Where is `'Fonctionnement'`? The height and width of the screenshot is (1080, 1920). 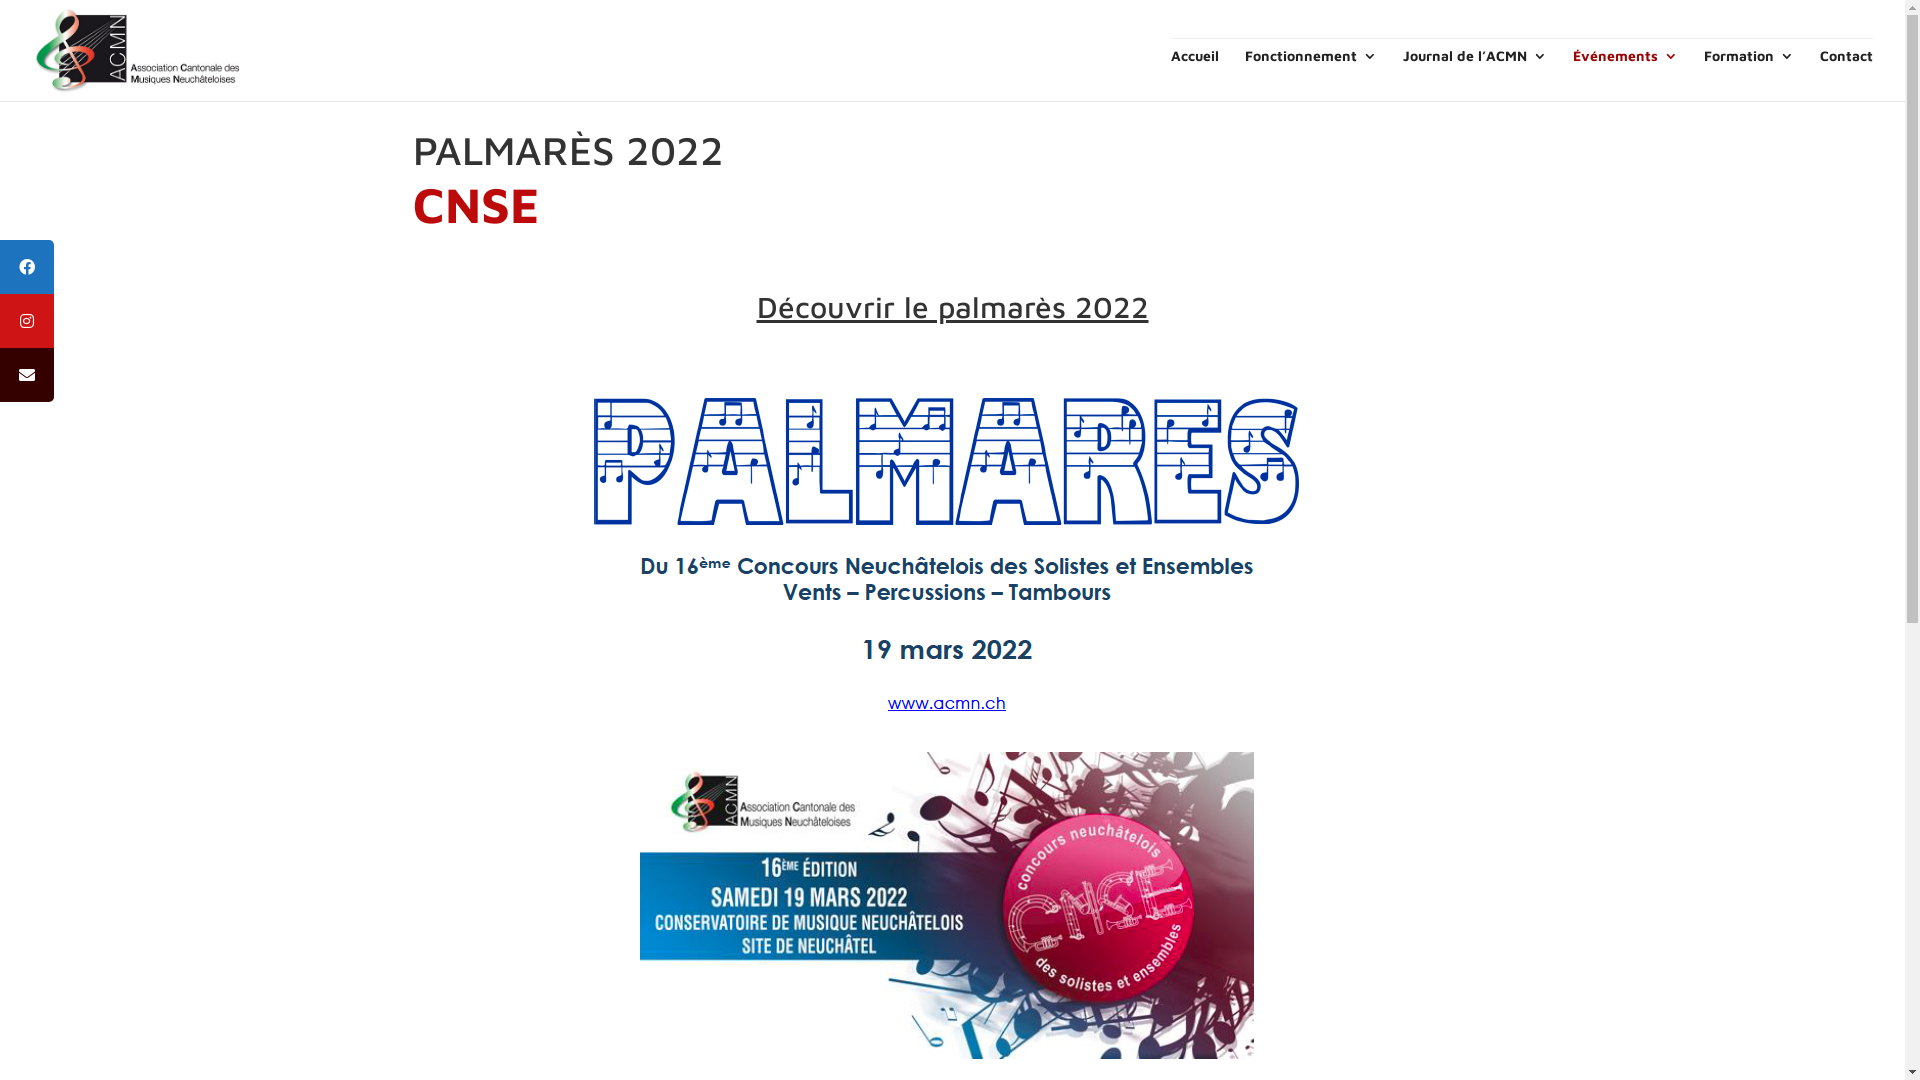
'Fonctionnement' is located at coordinates (1310, 73).